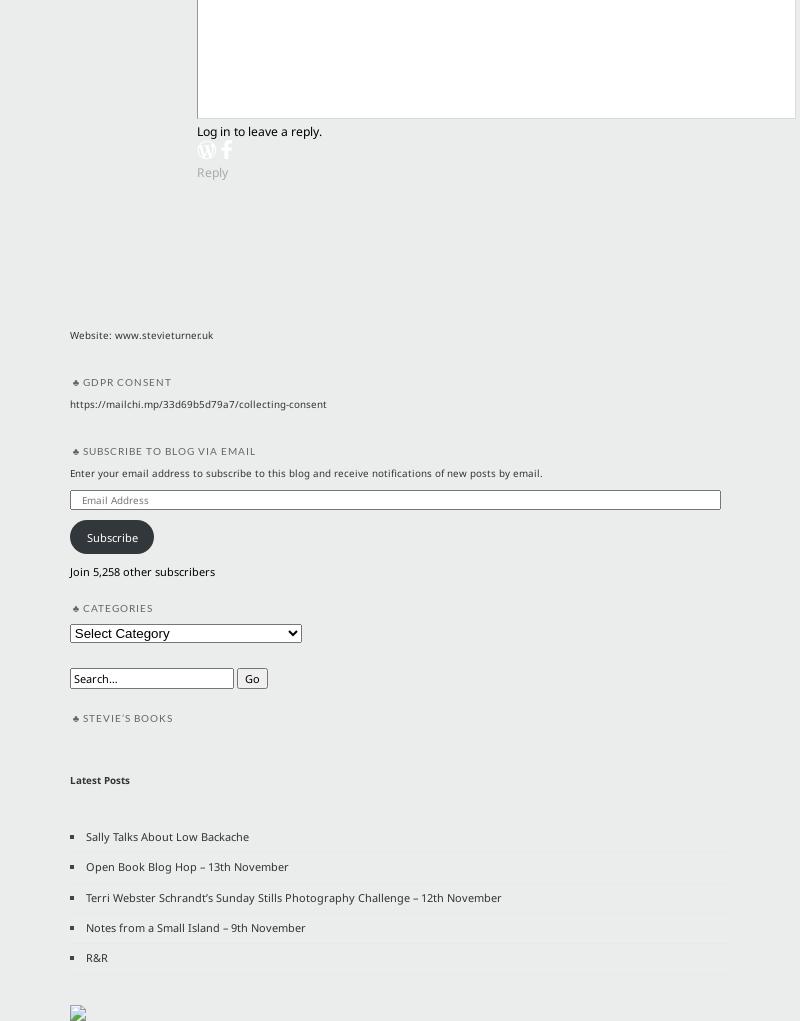  I want to click on 'Notes from a Small Island – 9th November', so click(84, 926).